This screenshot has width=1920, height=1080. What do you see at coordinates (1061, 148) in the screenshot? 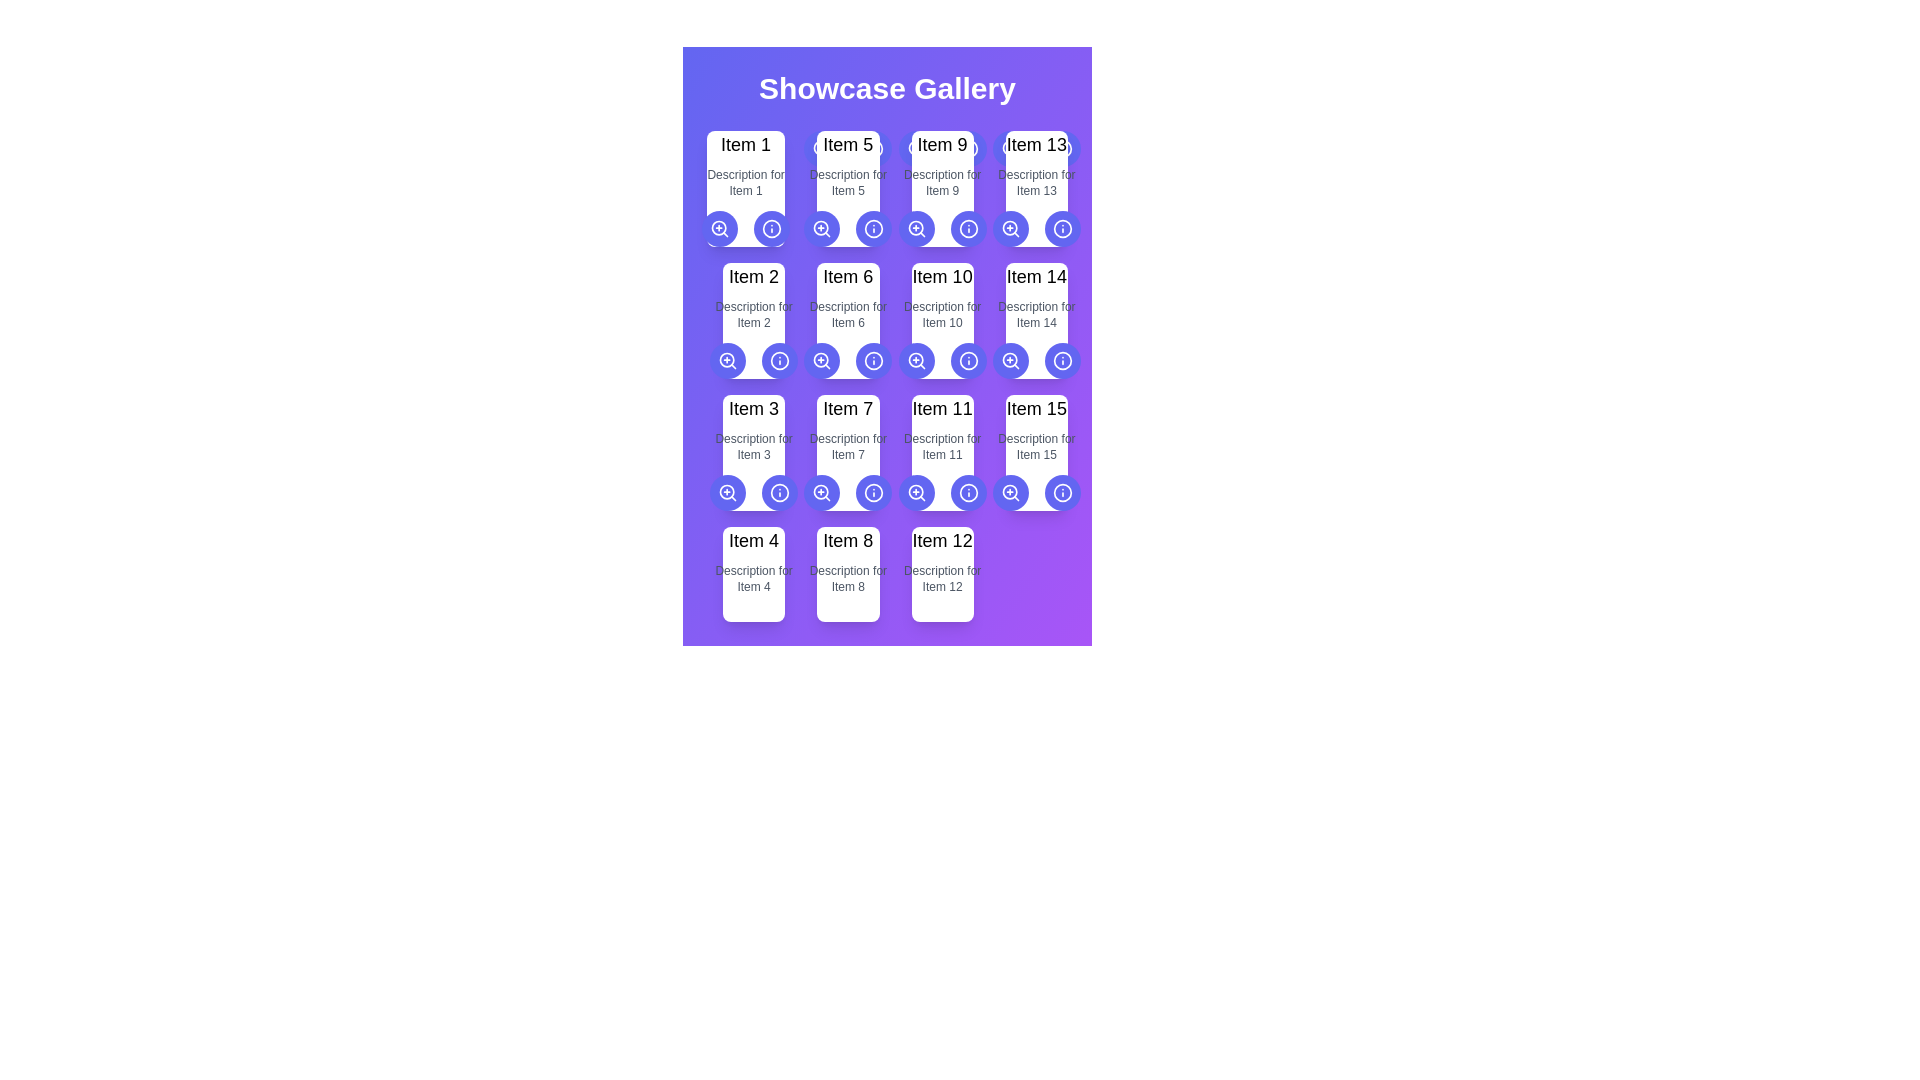
I see `the information icon displayed as a circular button with a central 'i' located at the top-right corner of the 'Item 13' card` at bounding box center [1061, 148].